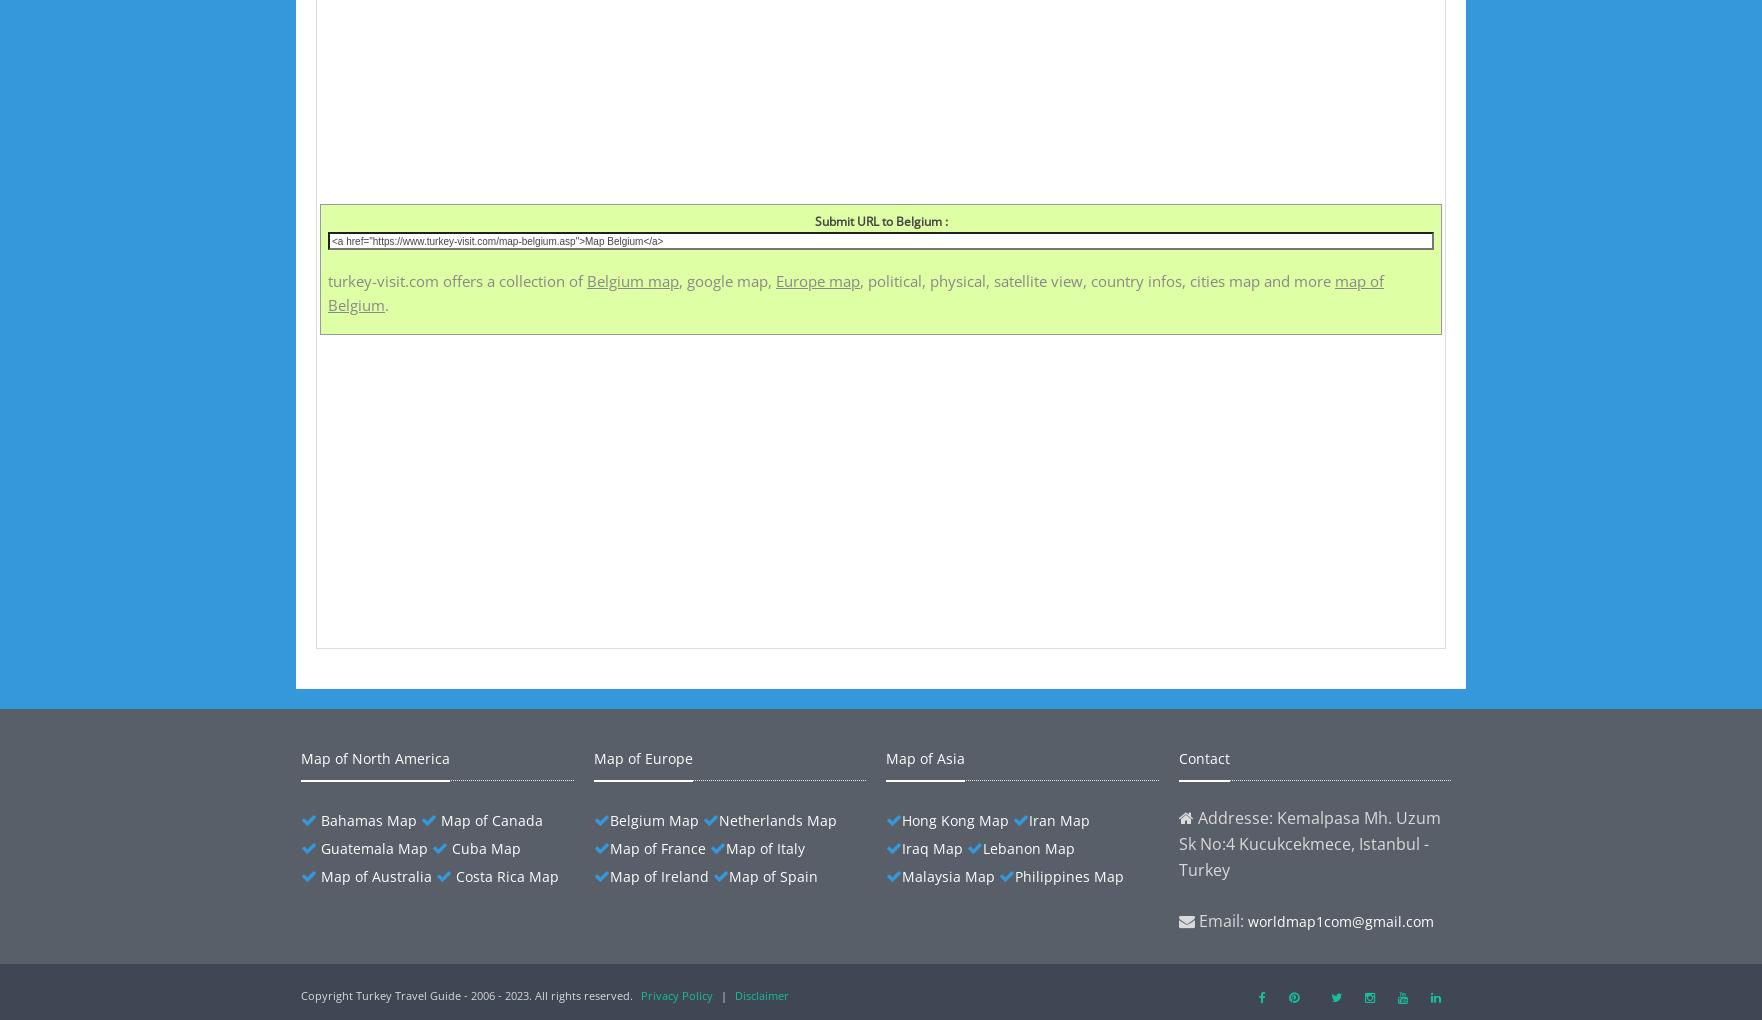  Describe the element at coordinates (368, 820) in the screenshot. I see `'Bahamas Map'` at that location.